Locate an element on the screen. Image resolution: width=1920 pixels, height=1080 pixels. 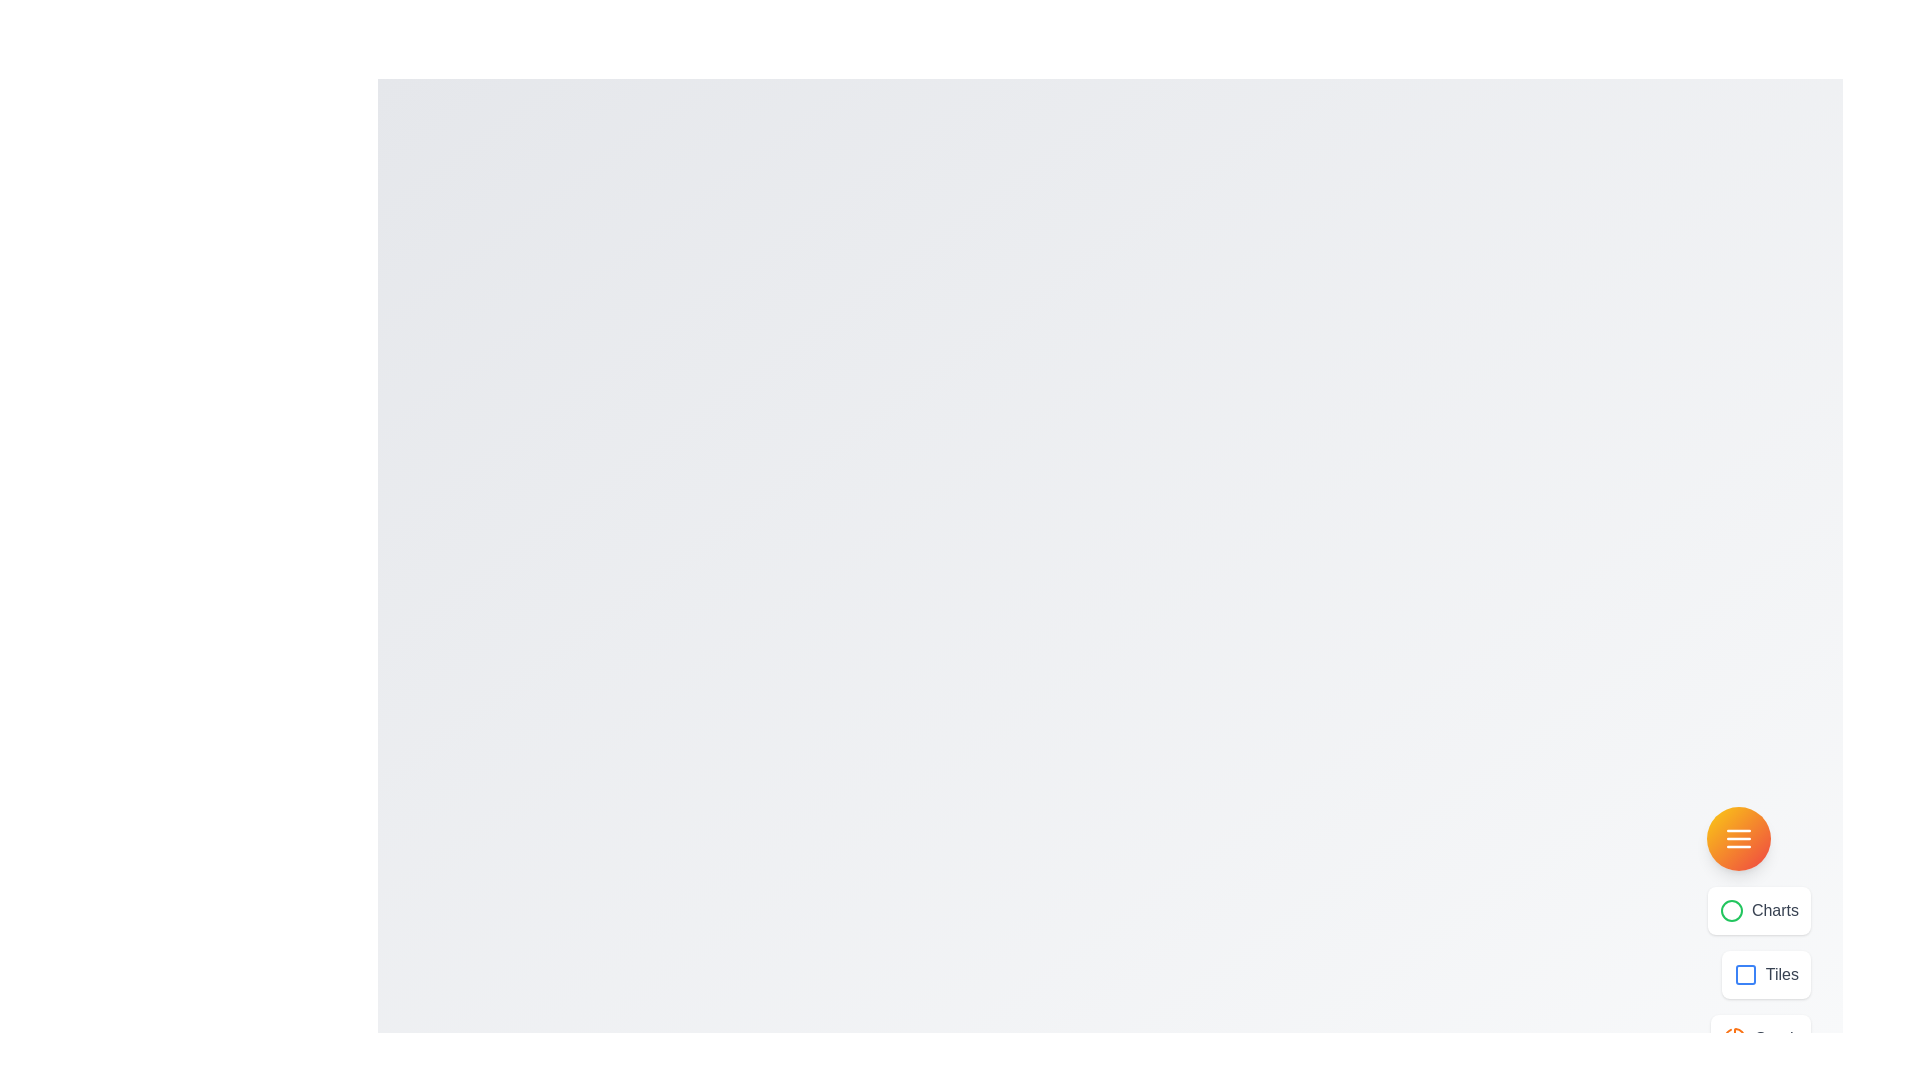
the menu option icon corresponding to Graph is located at coordinates (1733, 1037).